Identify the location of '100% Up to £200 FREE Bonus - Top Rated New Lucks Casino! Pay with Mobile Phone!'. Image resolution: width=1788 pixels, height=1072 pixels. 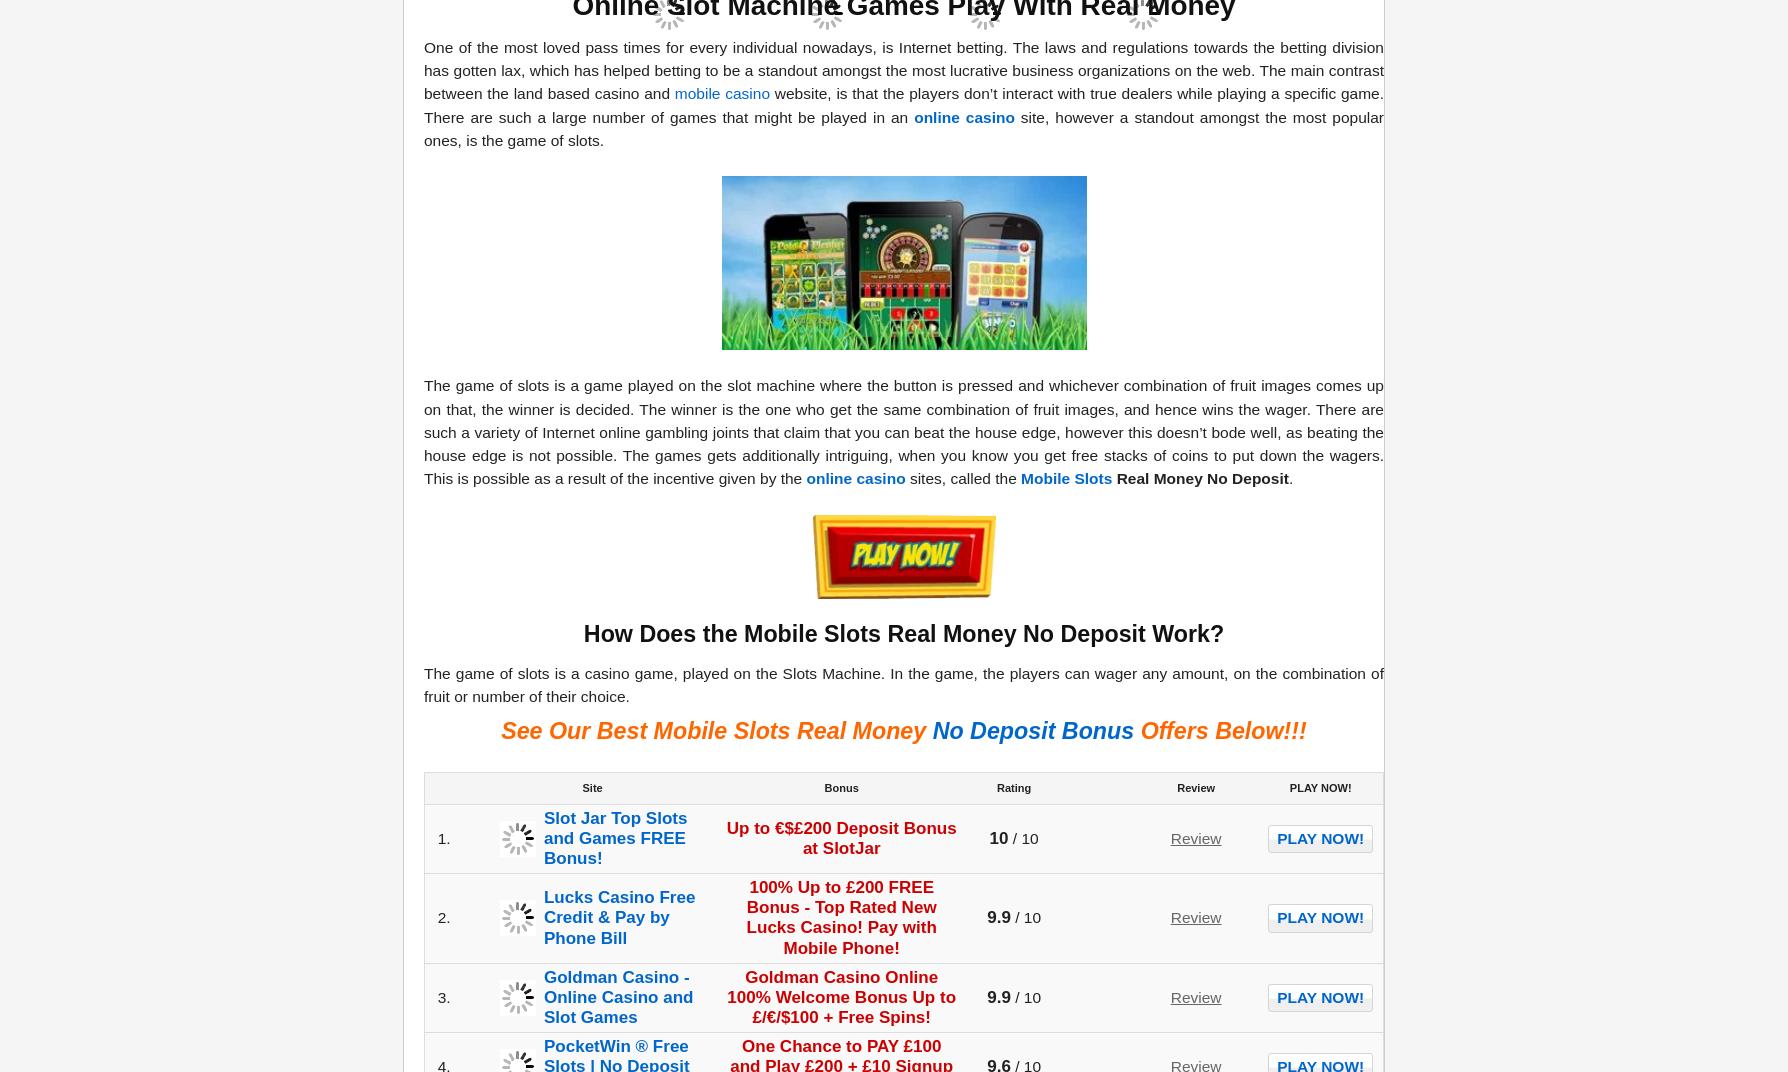
(840, 917).